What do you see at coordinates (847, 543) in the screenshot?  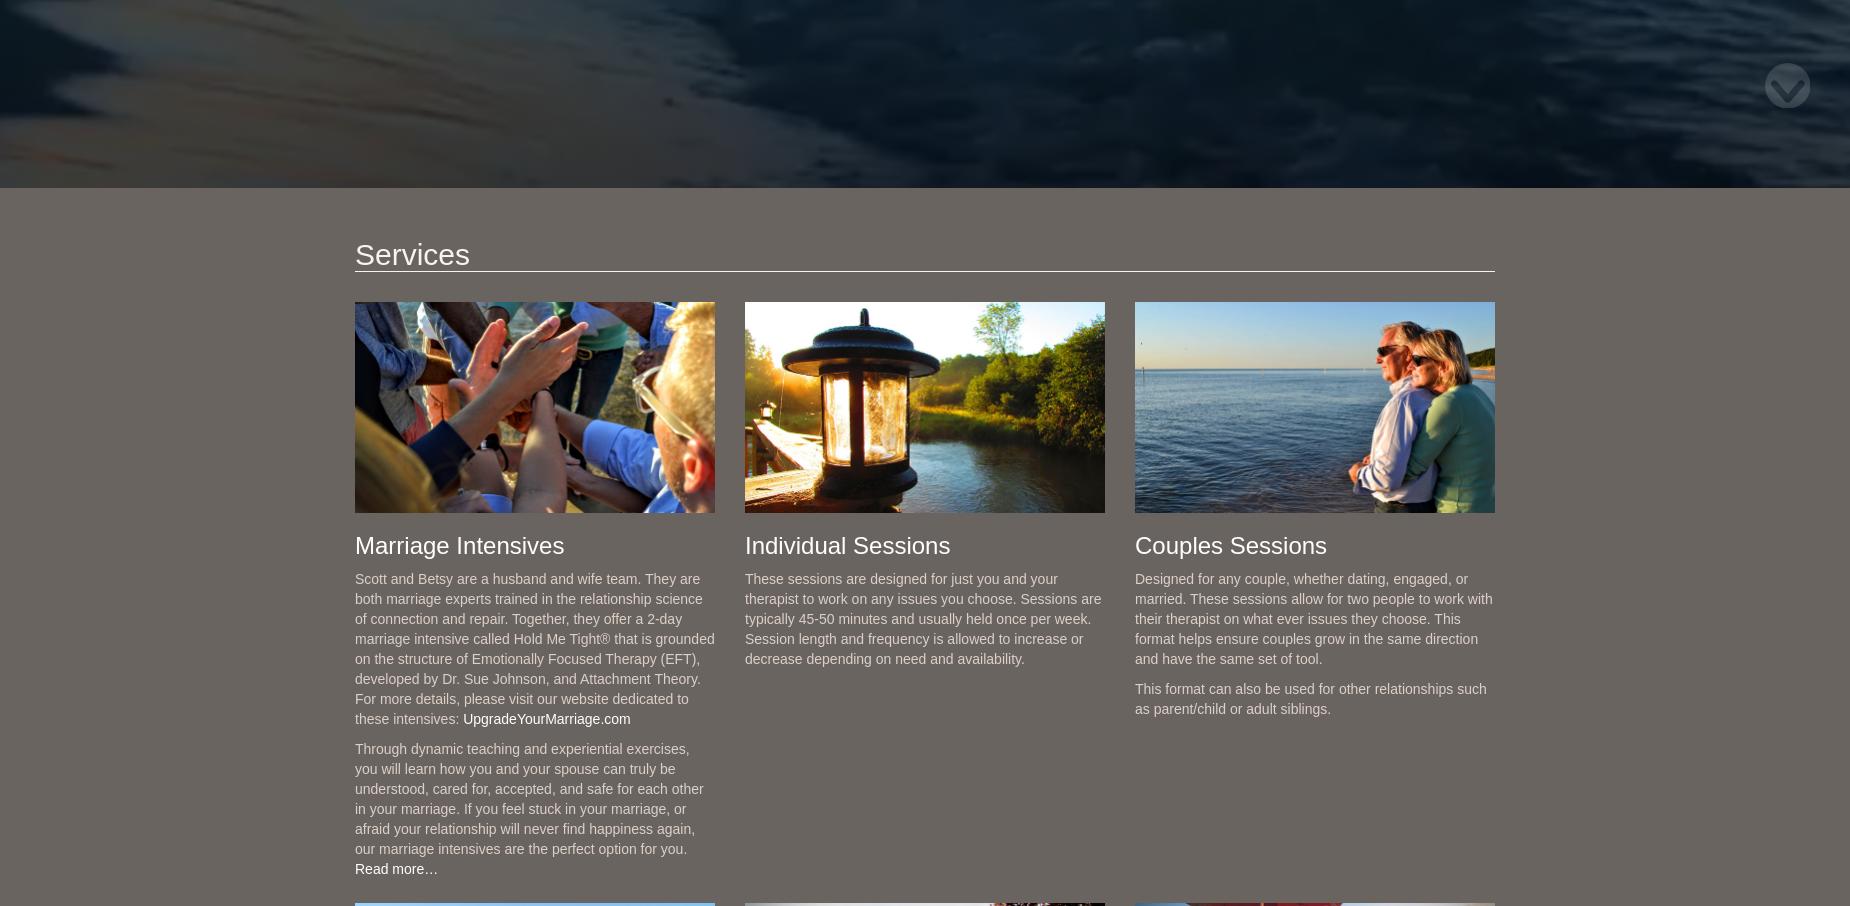 I see `'Individual Sessions'` at bounding box center [847, 543].